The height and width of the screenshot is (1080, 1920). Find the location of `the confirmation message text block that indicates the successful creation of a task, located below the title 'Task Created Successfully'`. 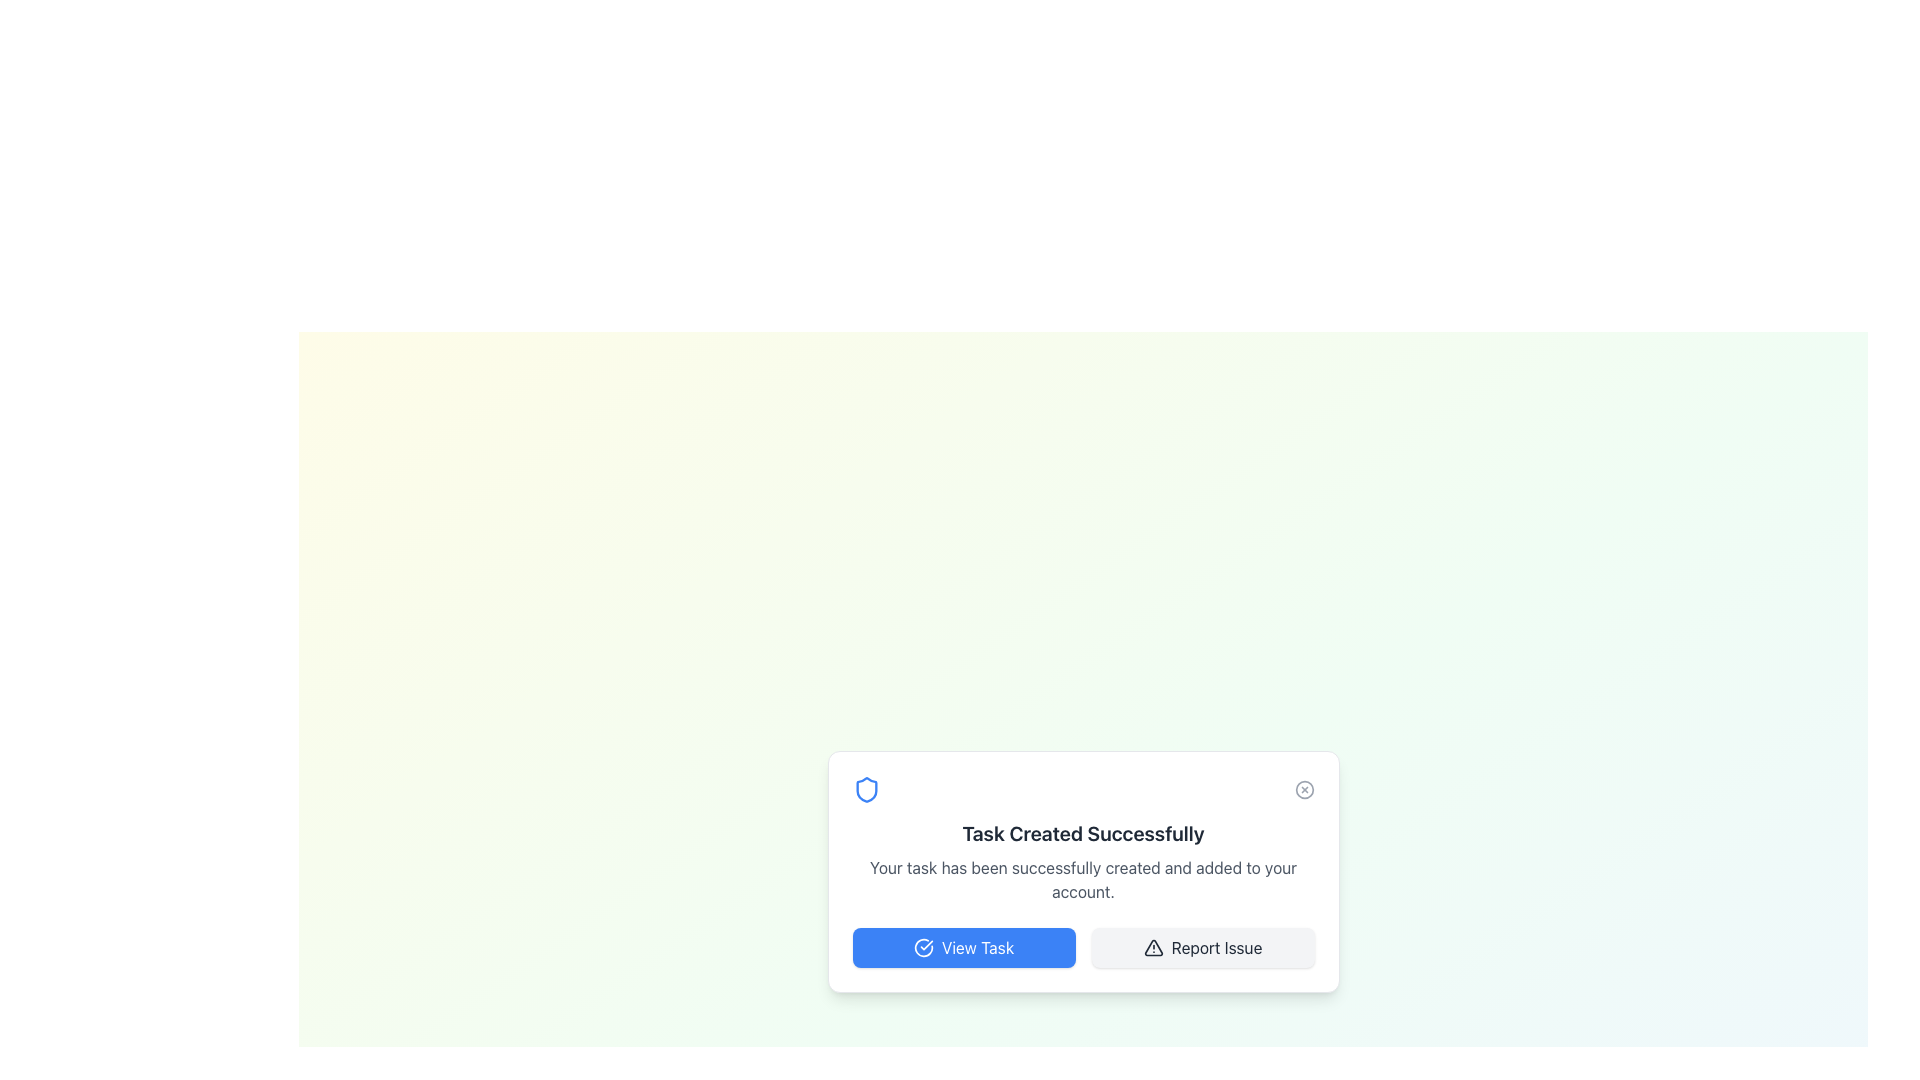

the confirmation message text block that indicates the successful creation of a task, located below the title 'Task Created Successfully' is located at coordinates (1082, 878).